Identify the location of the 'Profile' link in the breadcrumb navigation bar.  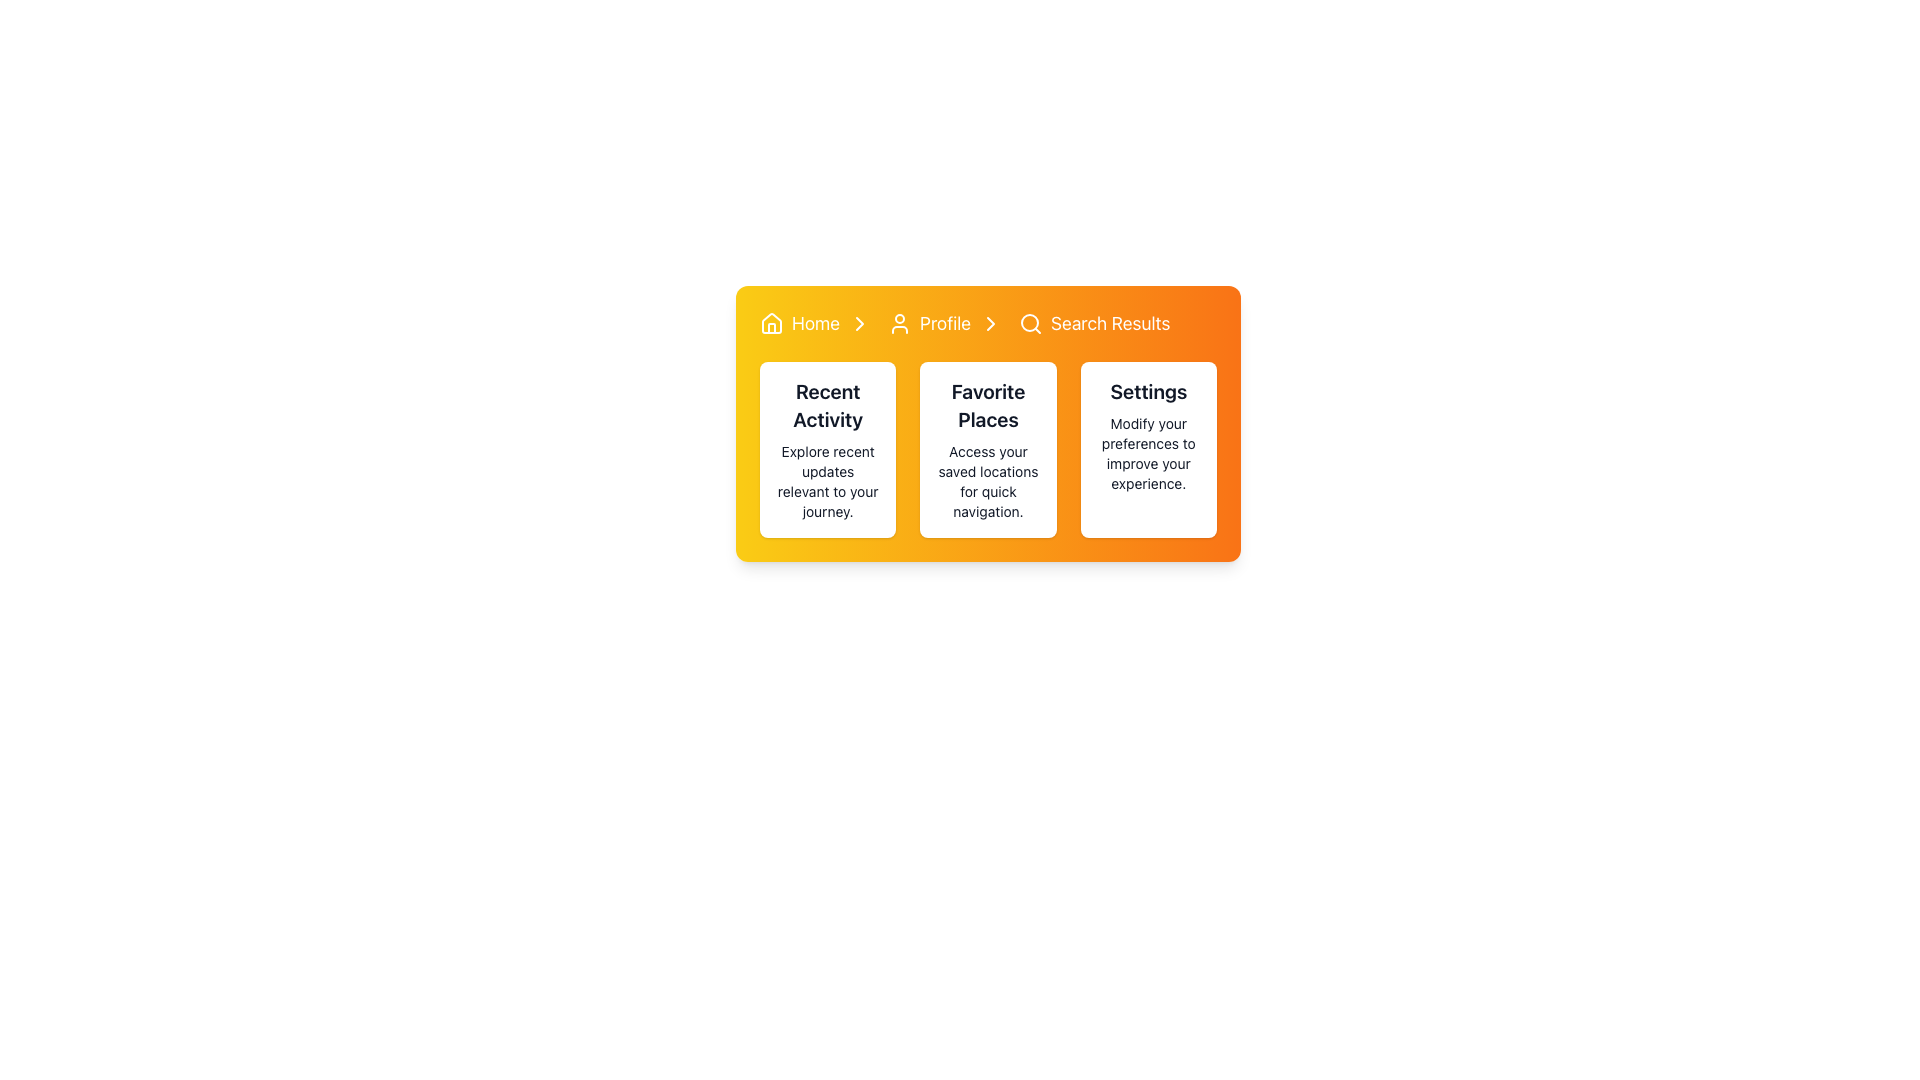
(944, 323).